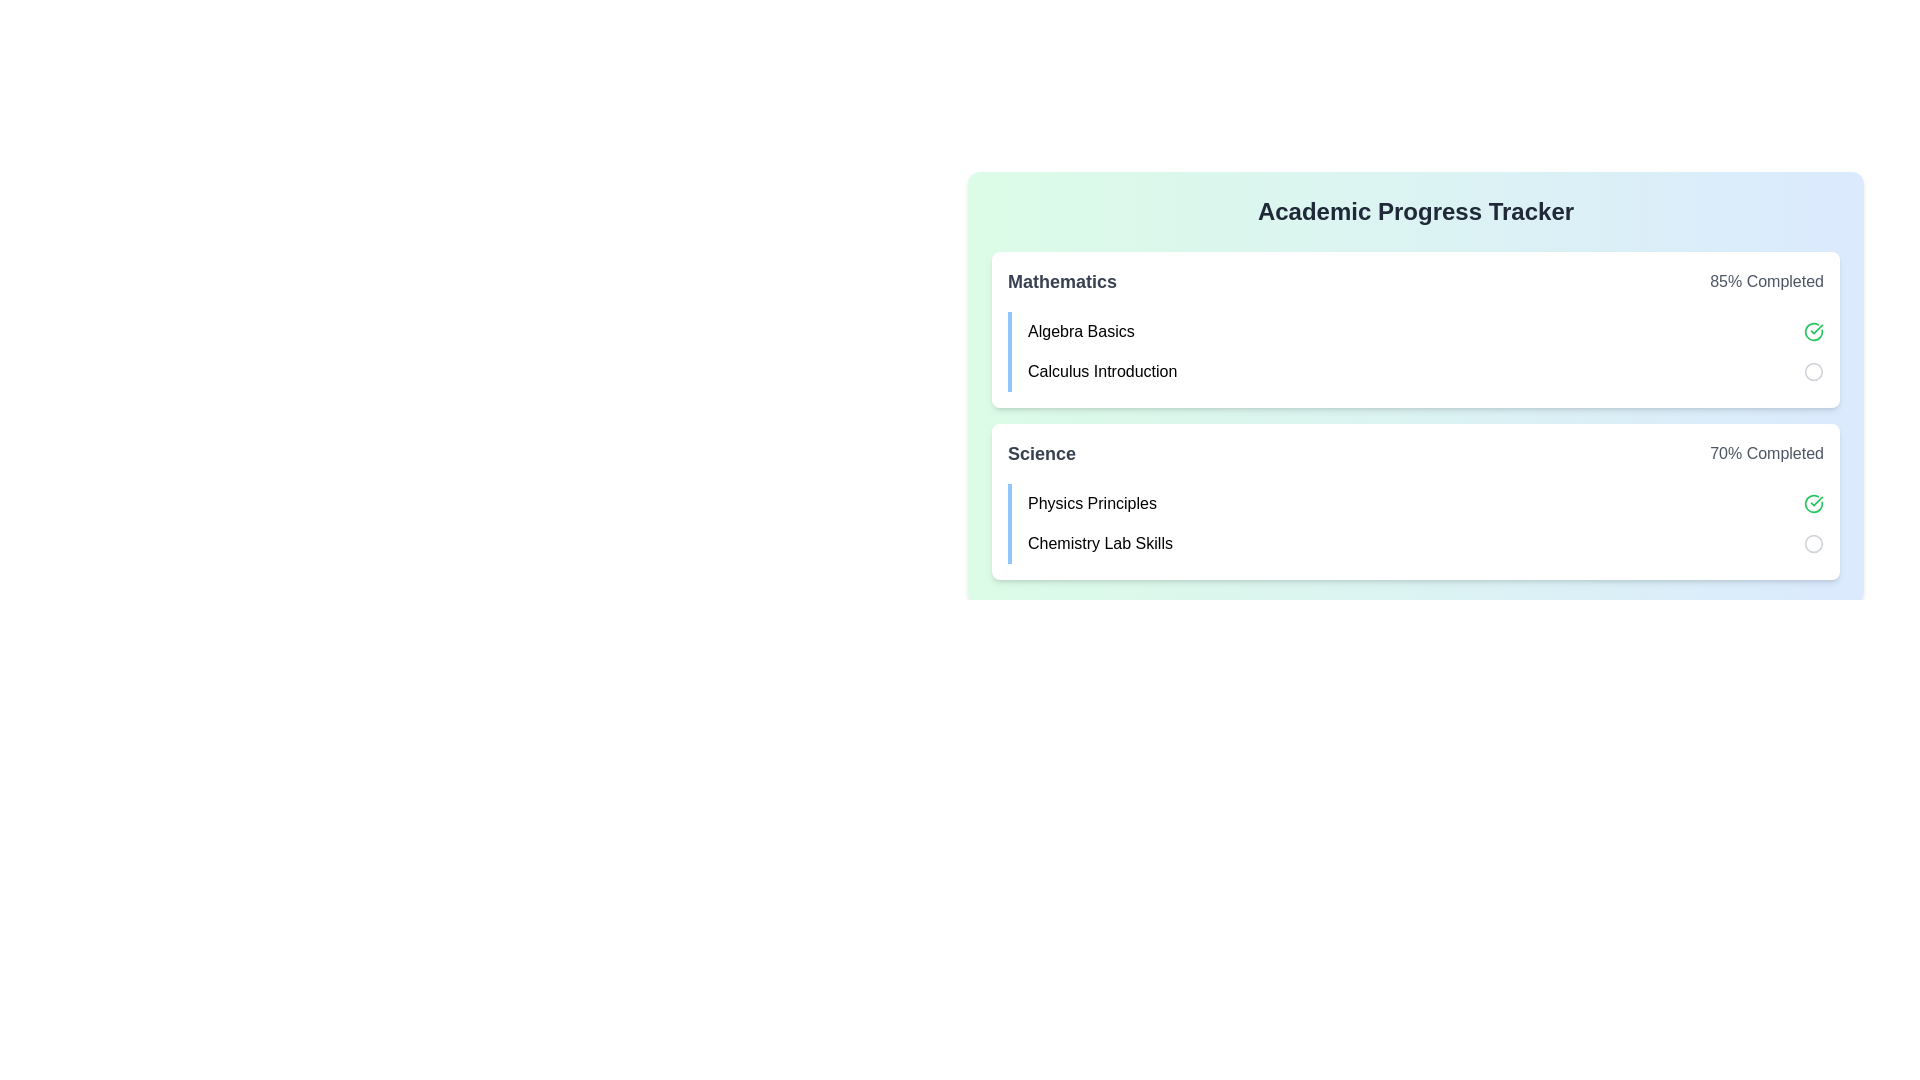  Describe the element at coordinates (1101, 371) in the screenshot. I see `the 'Calculus Introduction' text label located in the second row under the 'Mathematics' heading in the 'Academic Progress Tracker' section` at that location.